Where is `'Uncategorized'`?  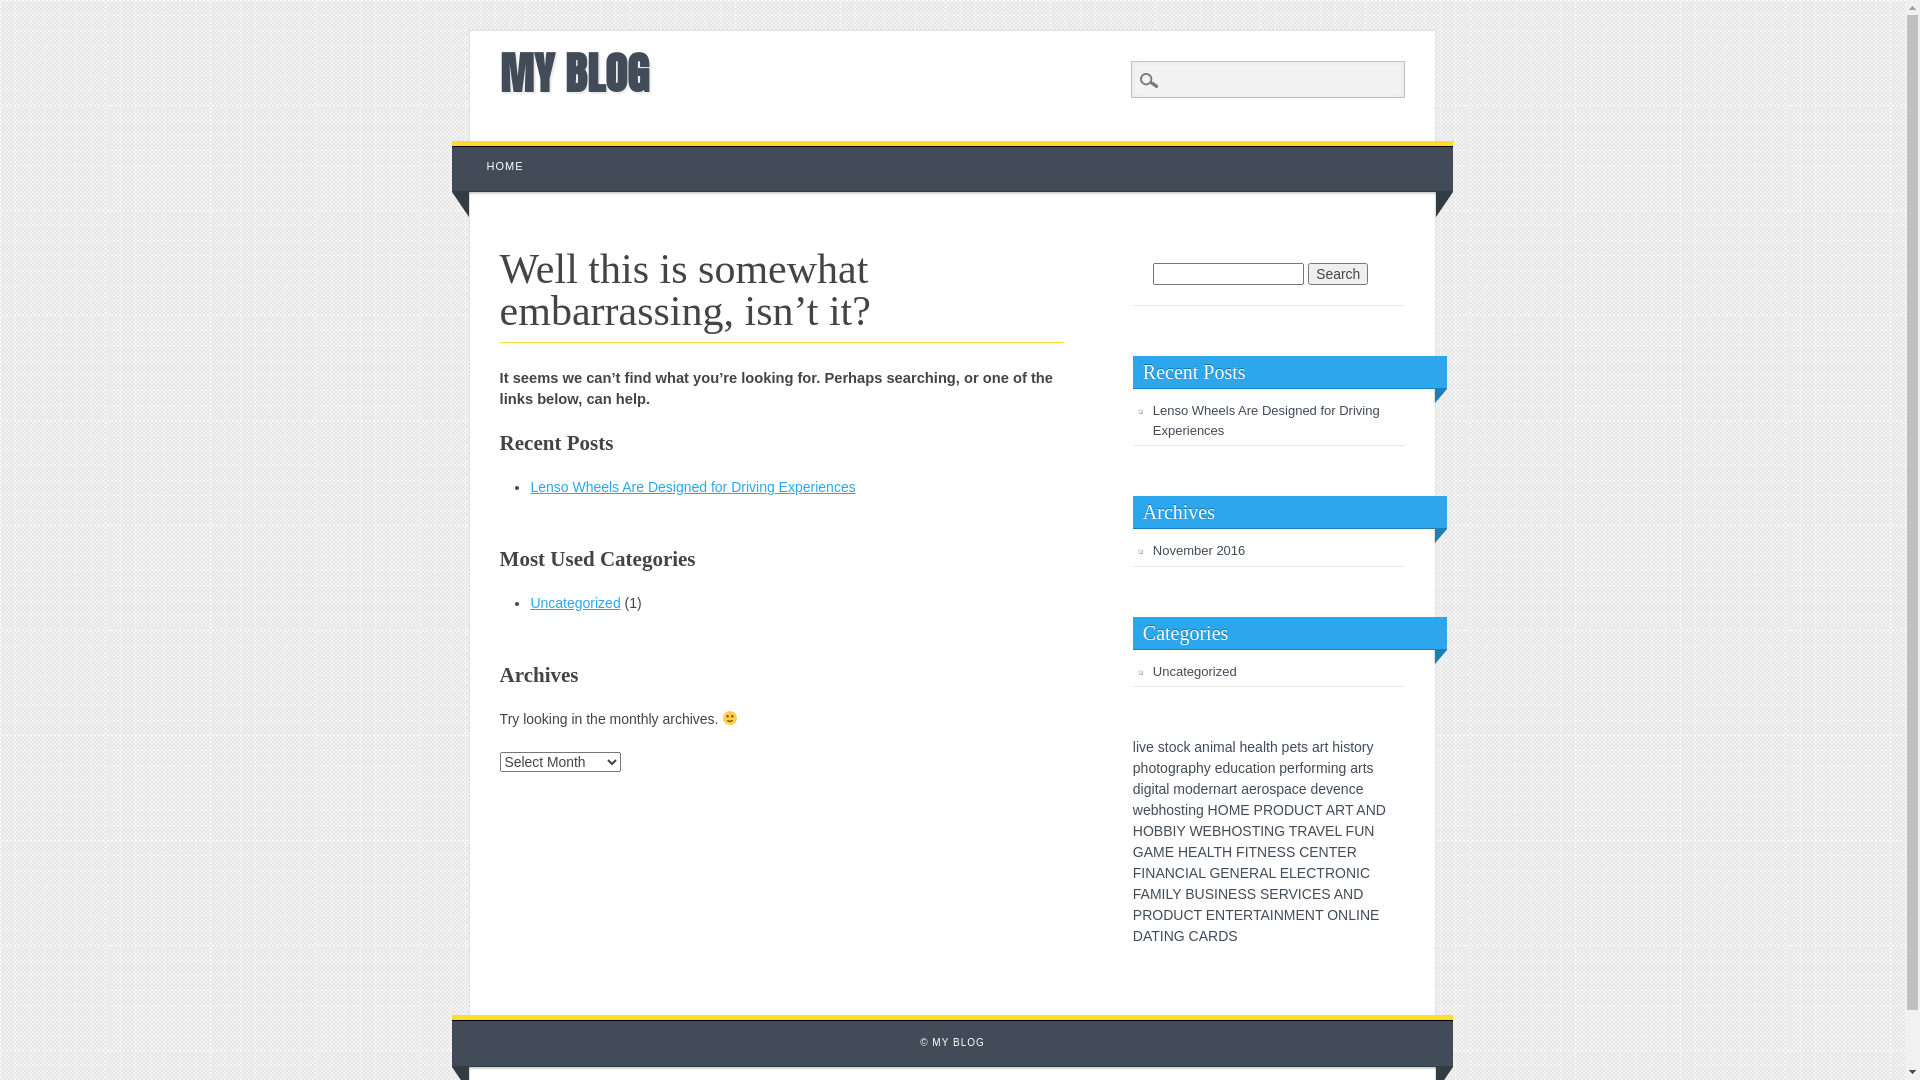
'Uncategorized' is located at coordinates (1195, 671).